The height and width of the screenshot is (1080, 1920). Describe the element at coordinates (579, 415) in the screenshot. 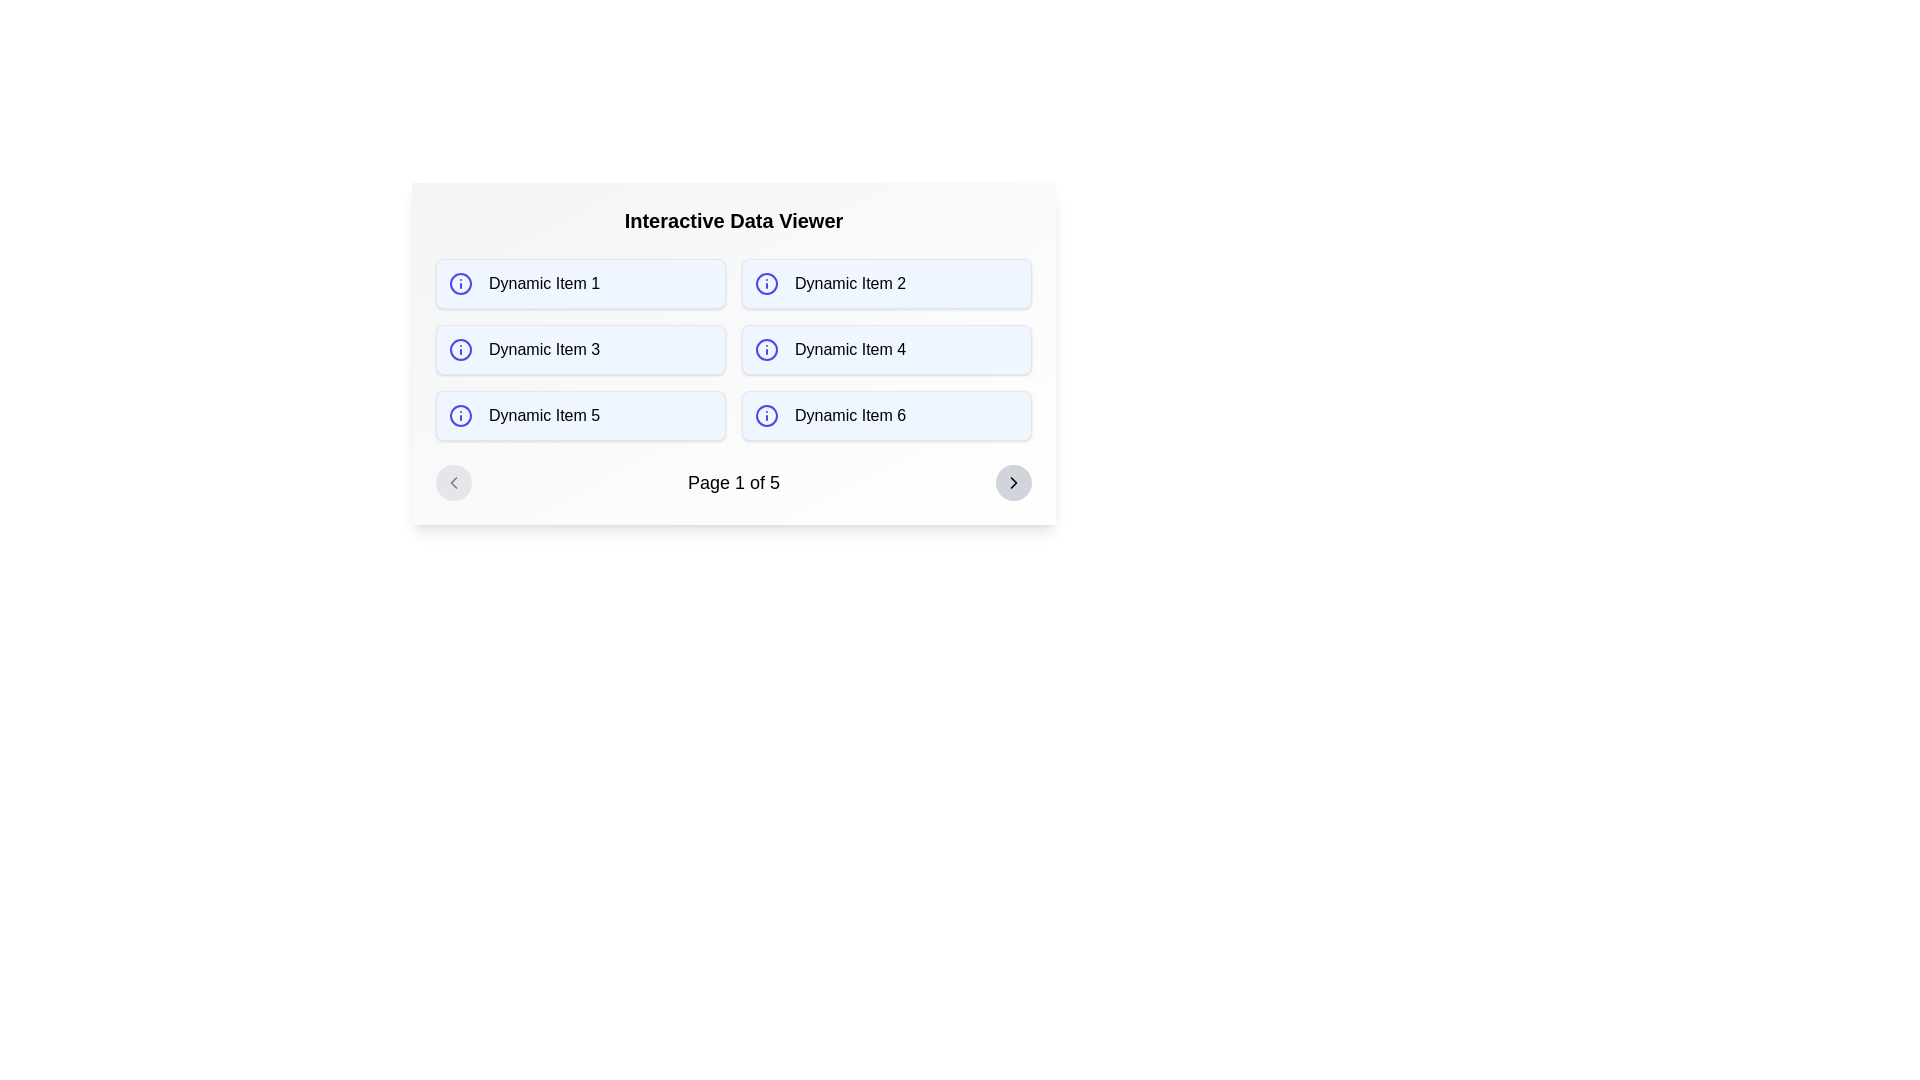

I see `the static display card labeled 'Dynamic Item 5' located in the left column of the third row in a grid layout` at that location.